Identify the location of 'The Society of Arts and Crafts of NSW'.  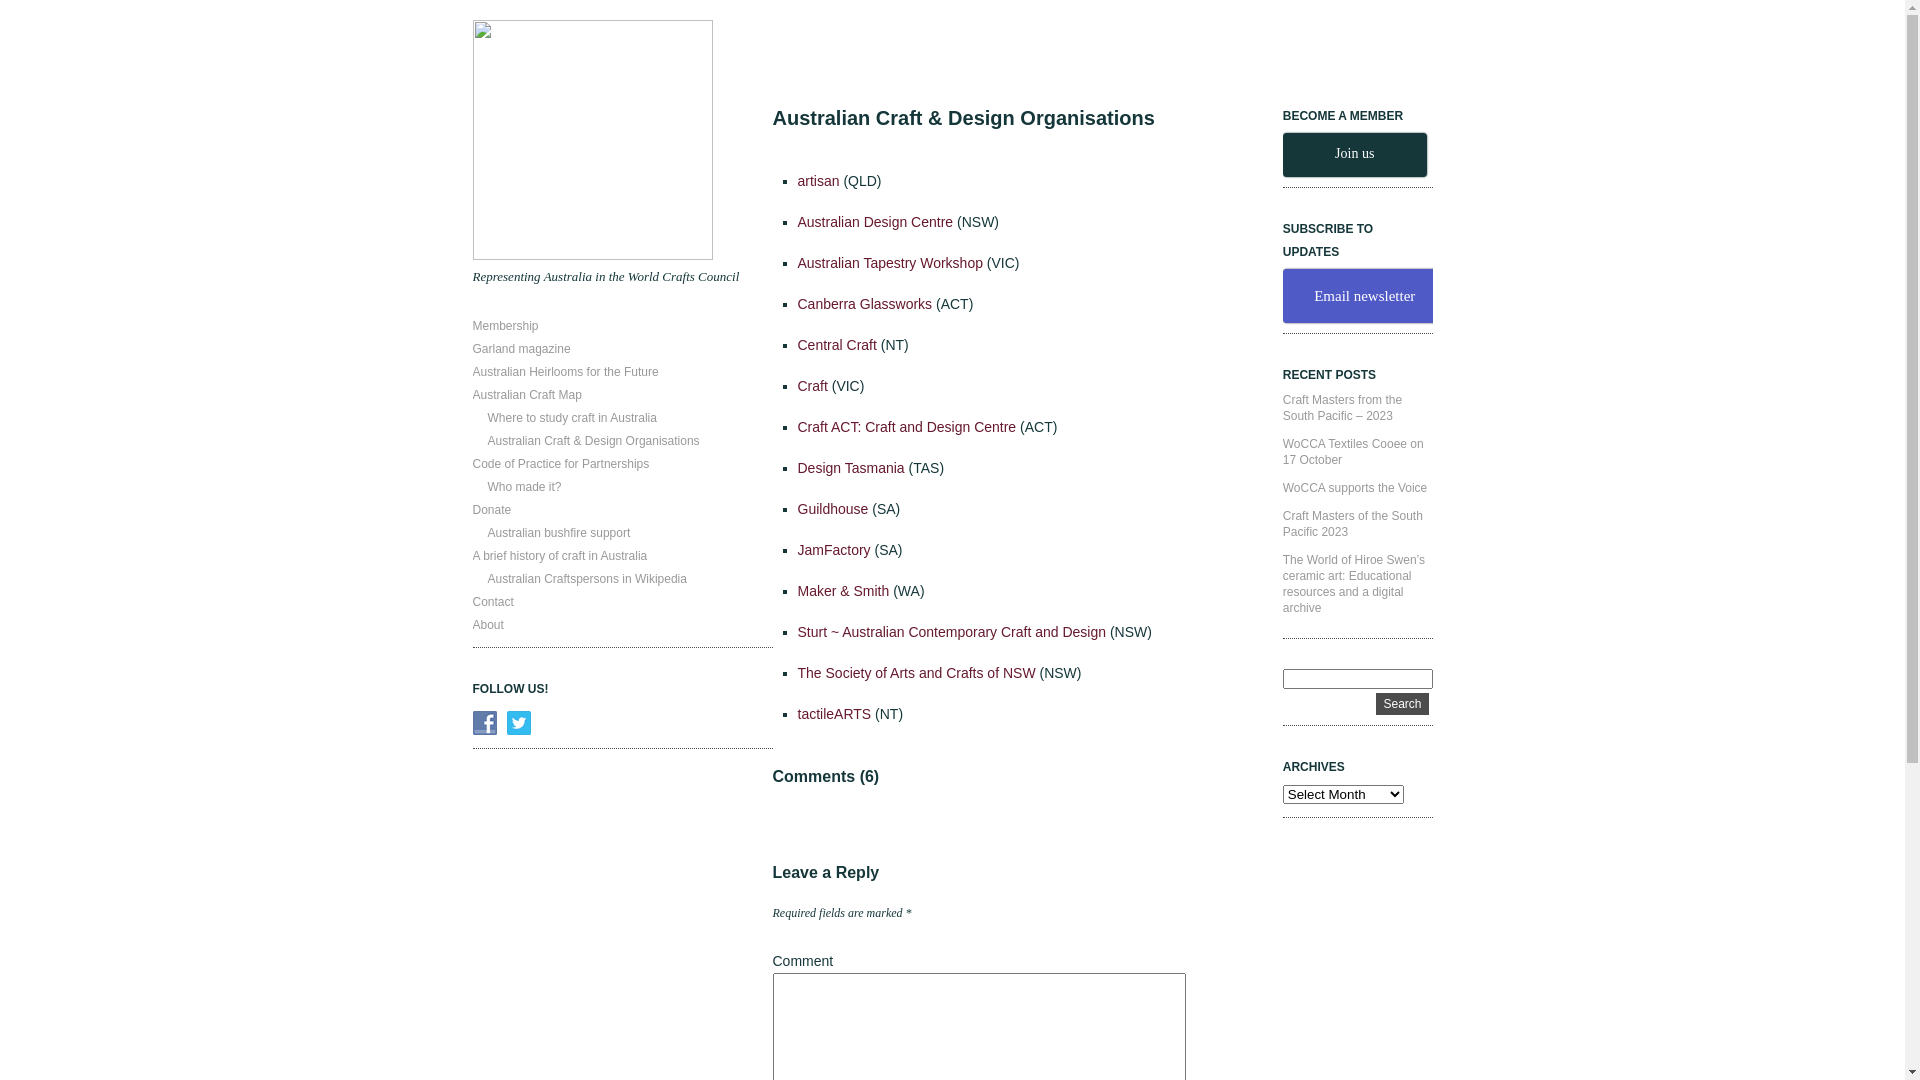
(915, 672).